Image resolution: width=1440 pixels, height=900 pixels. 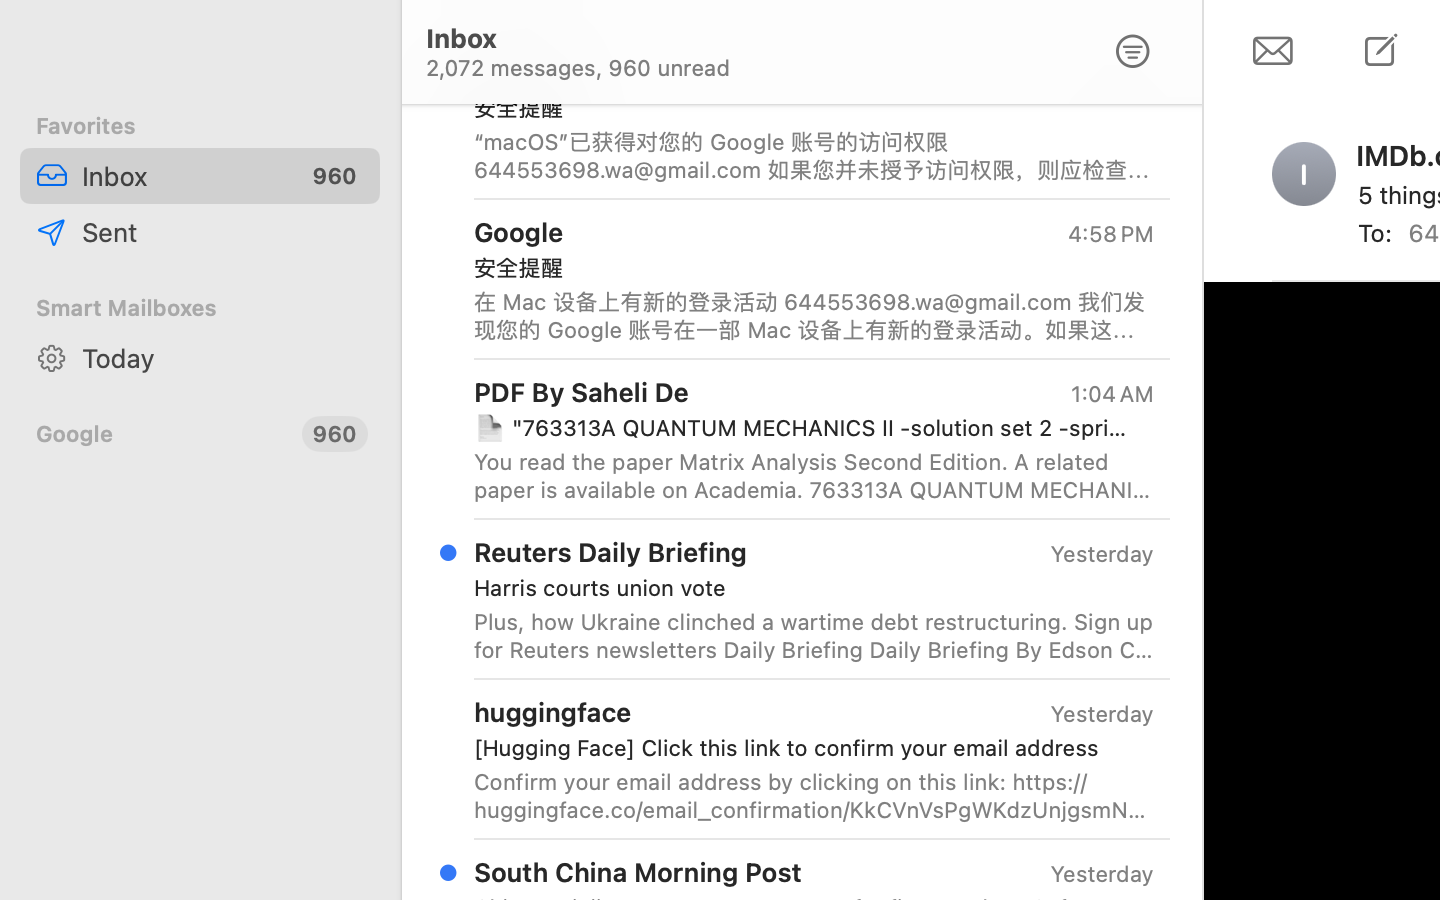 What do you see at coordinates (1109, 394) in the screenshot?
I see `'1:04 AM'` at bounding box center [1109, 394].